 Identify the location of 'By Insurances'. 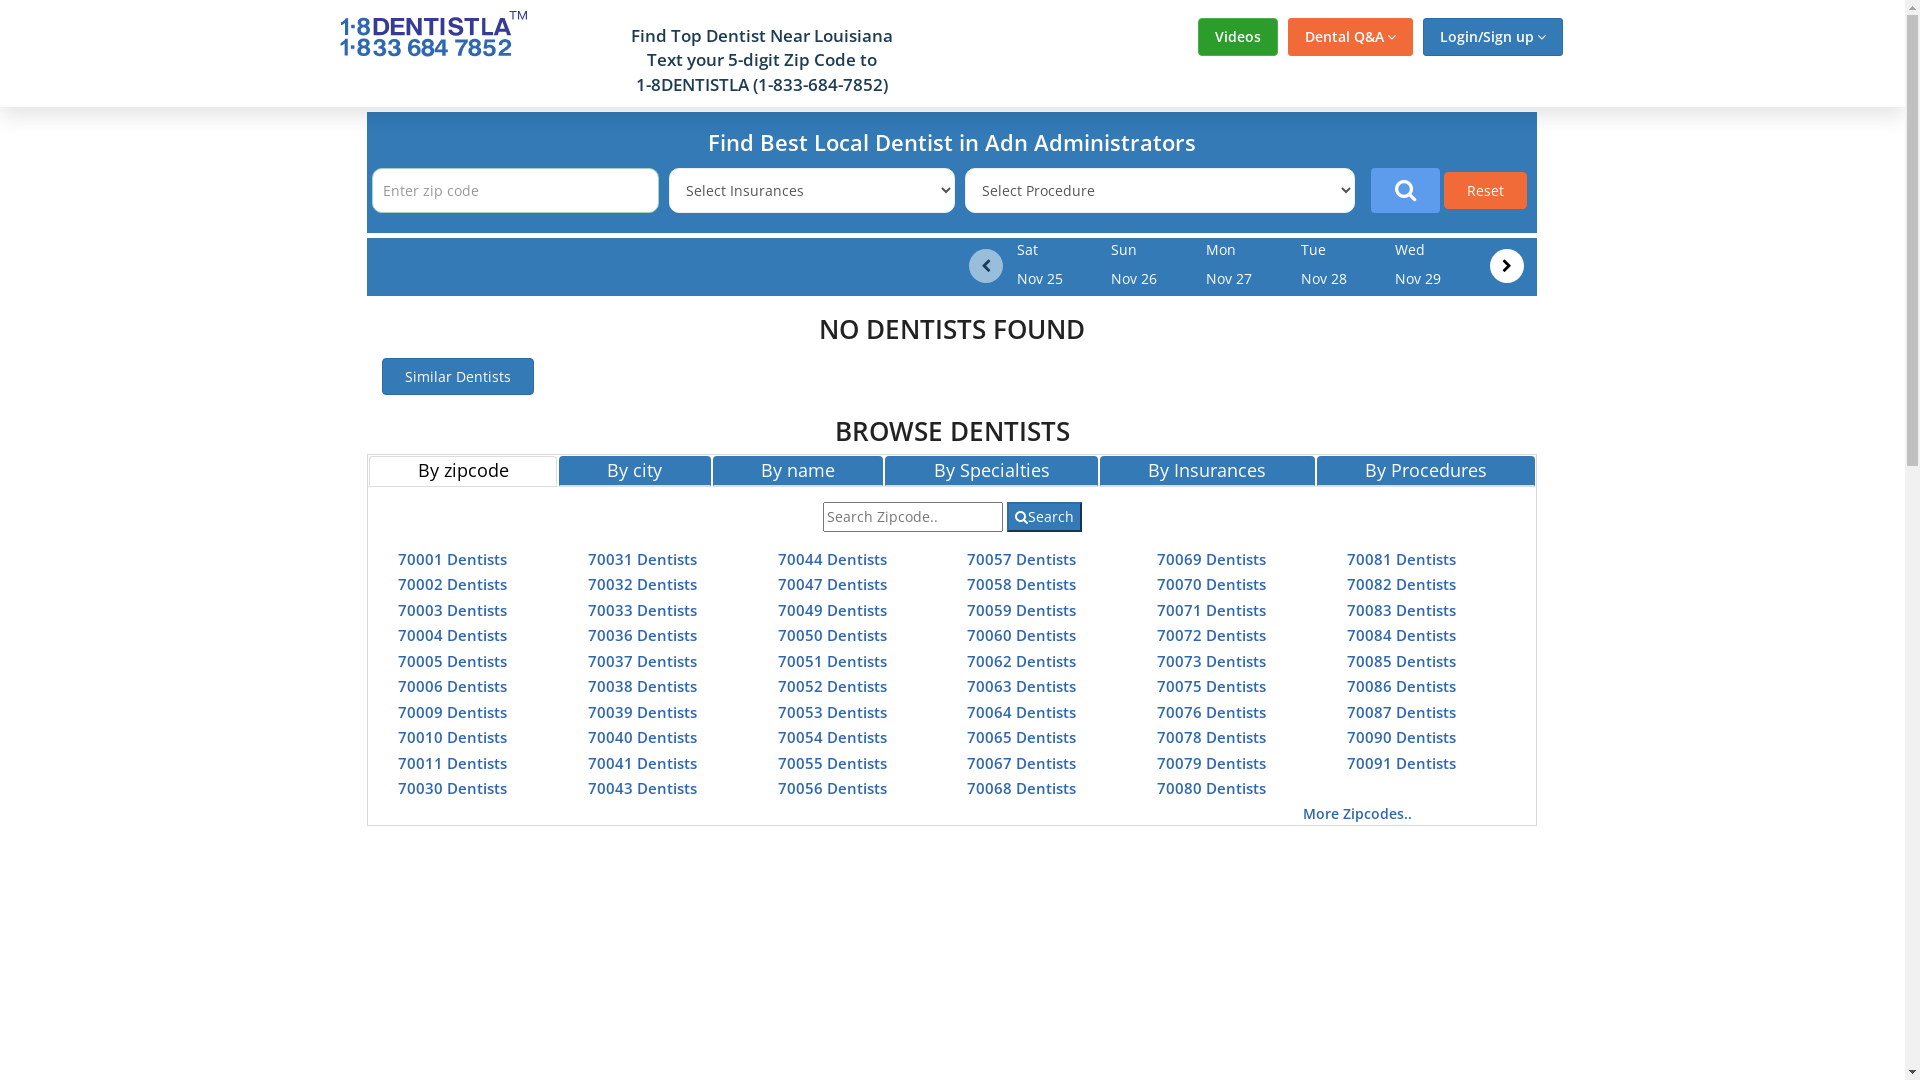
(1098, 470).